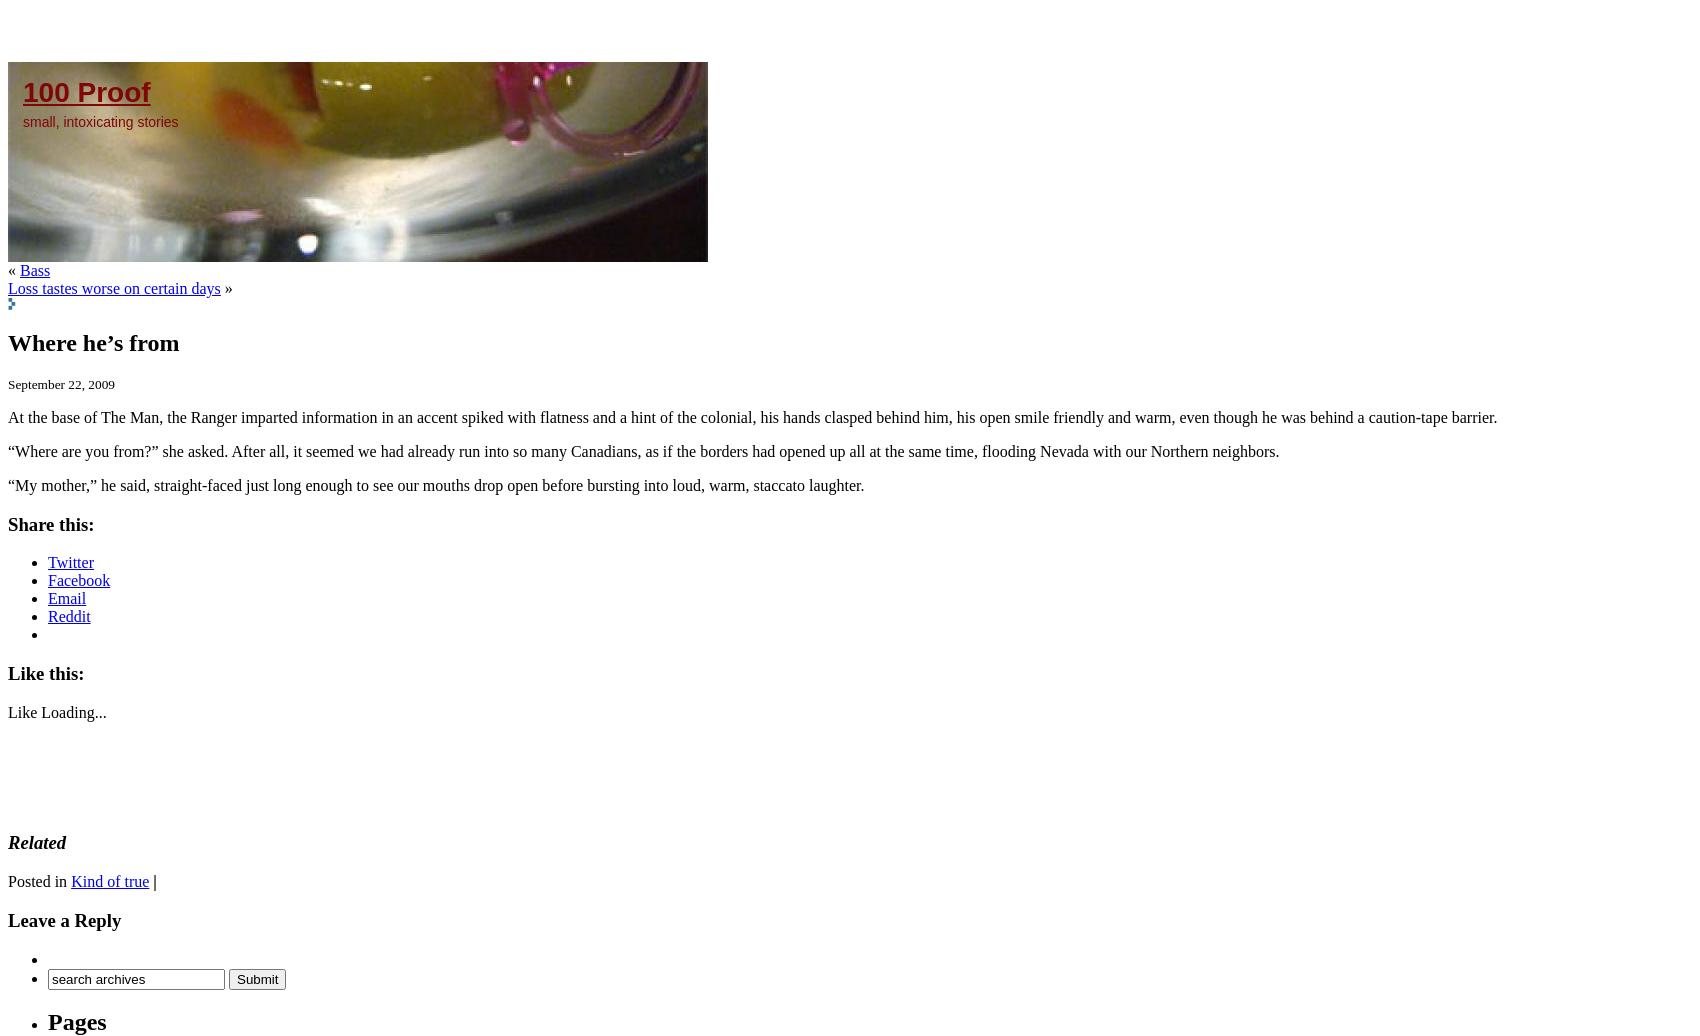  I want to click on 'Pages', so click(77, 1022).